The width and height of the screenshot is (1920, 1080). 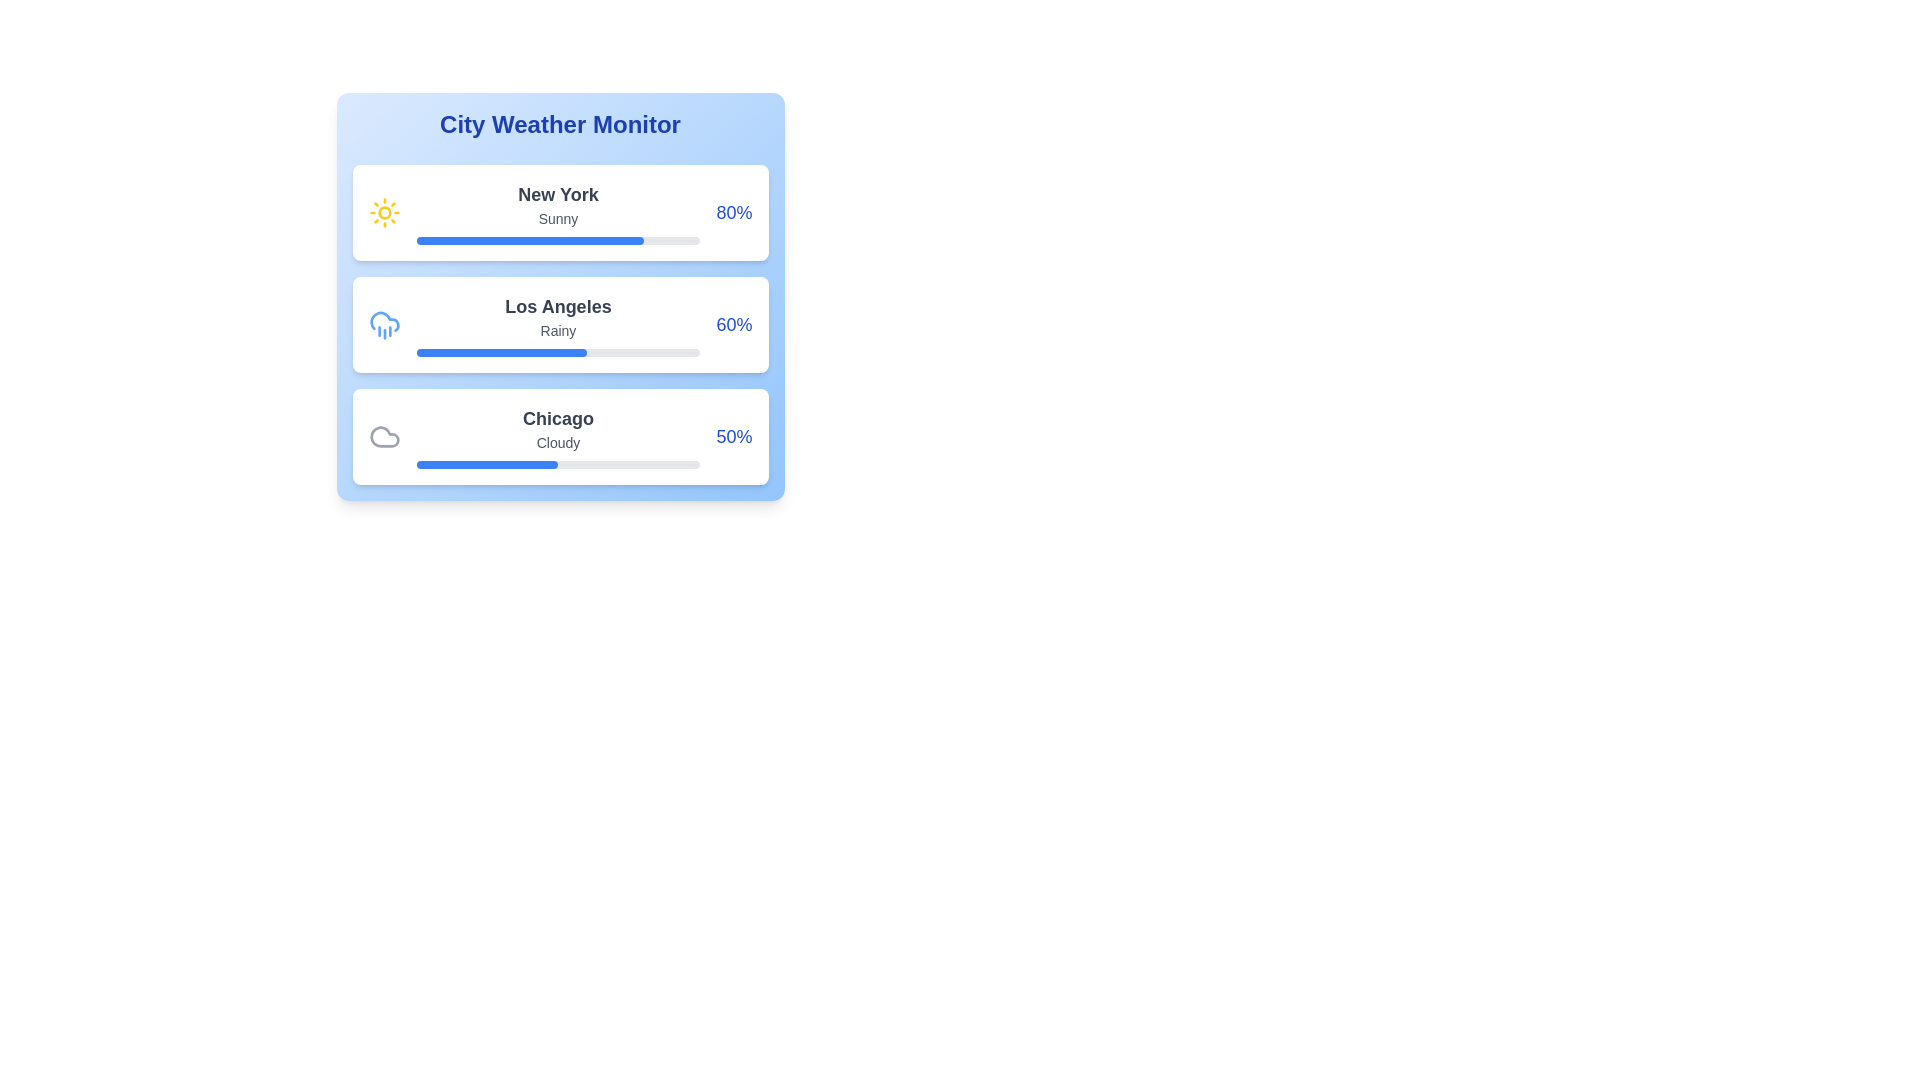 I want to click on the Information panel titled 'City Weather Monitor', which features a gradient background and displays city weather statuses, so click(x=560, y=297).